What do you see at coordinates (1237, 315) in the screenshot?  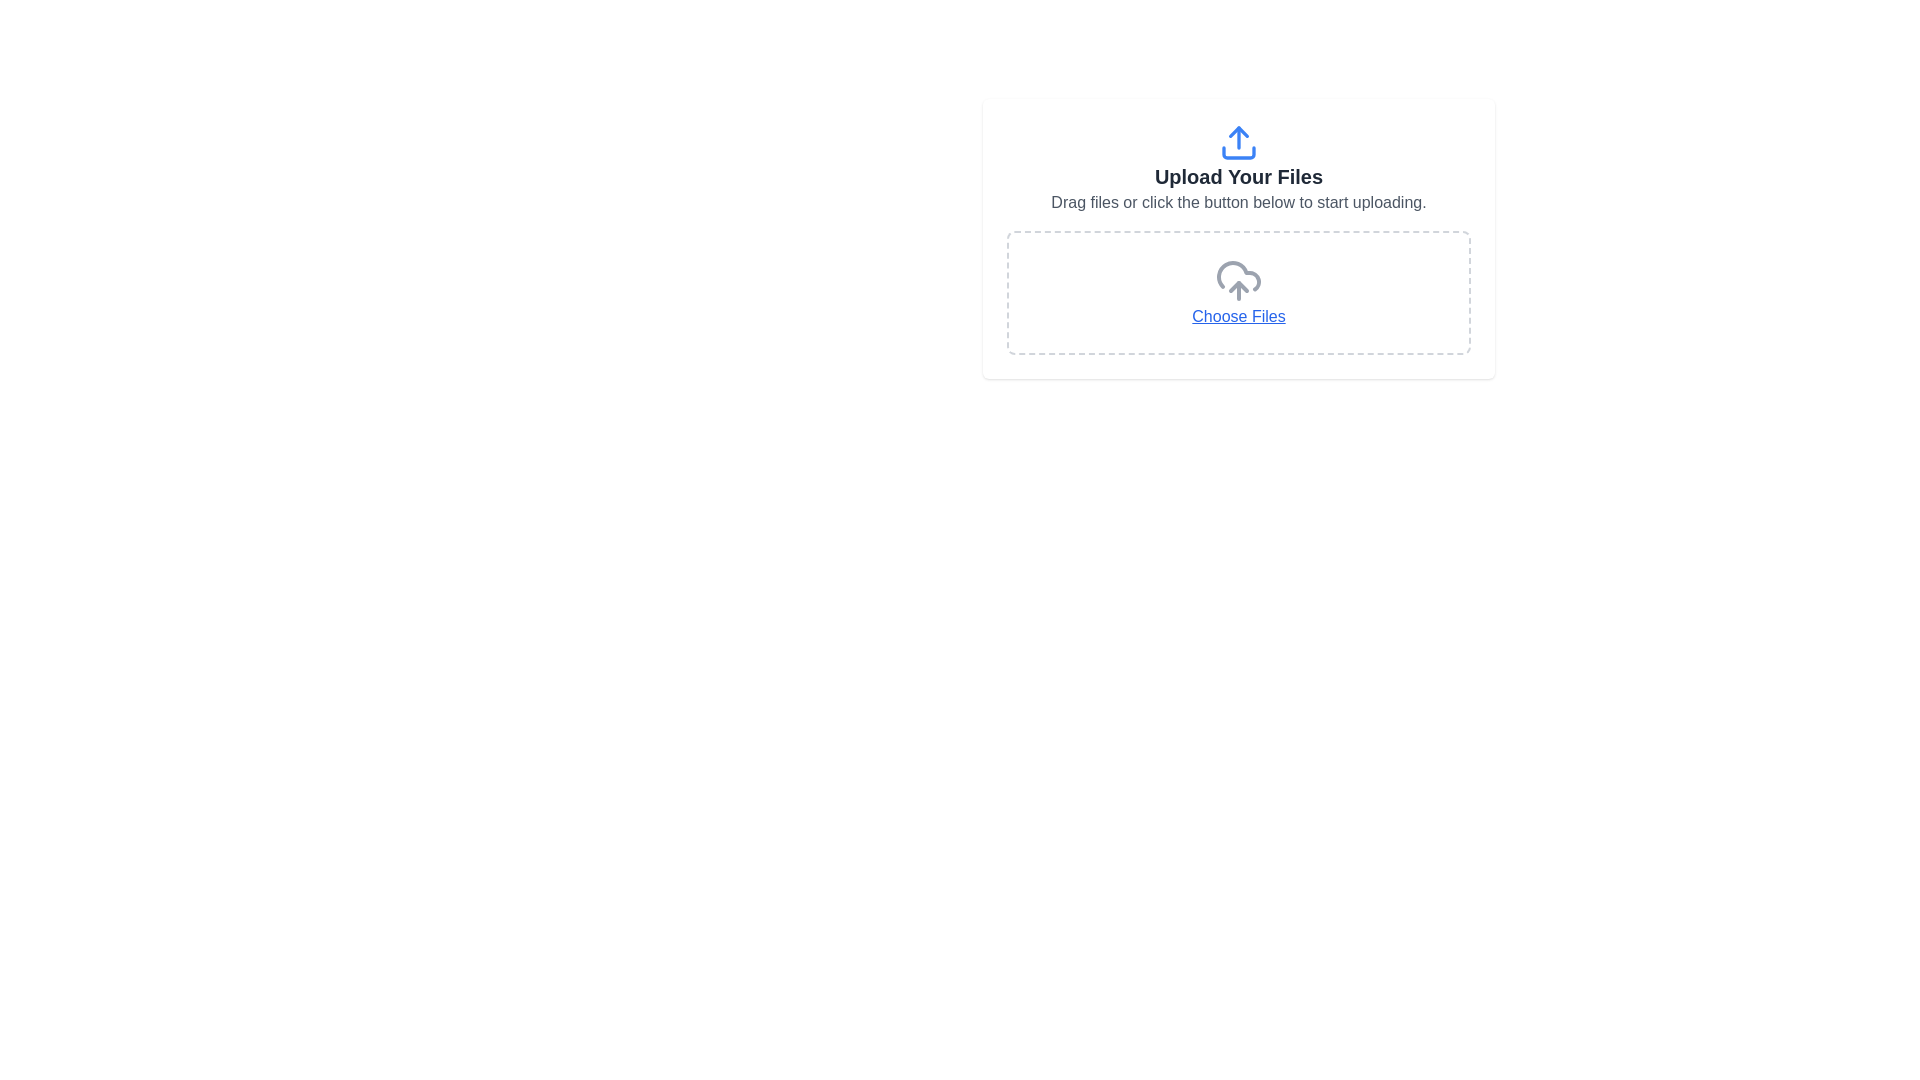 I see `the 'Choose Files' hyperlink, which is styled as blue and underlined, located centrally below the dashed rectangular upload area in the upload interface` at bounding box center [1237, 315].